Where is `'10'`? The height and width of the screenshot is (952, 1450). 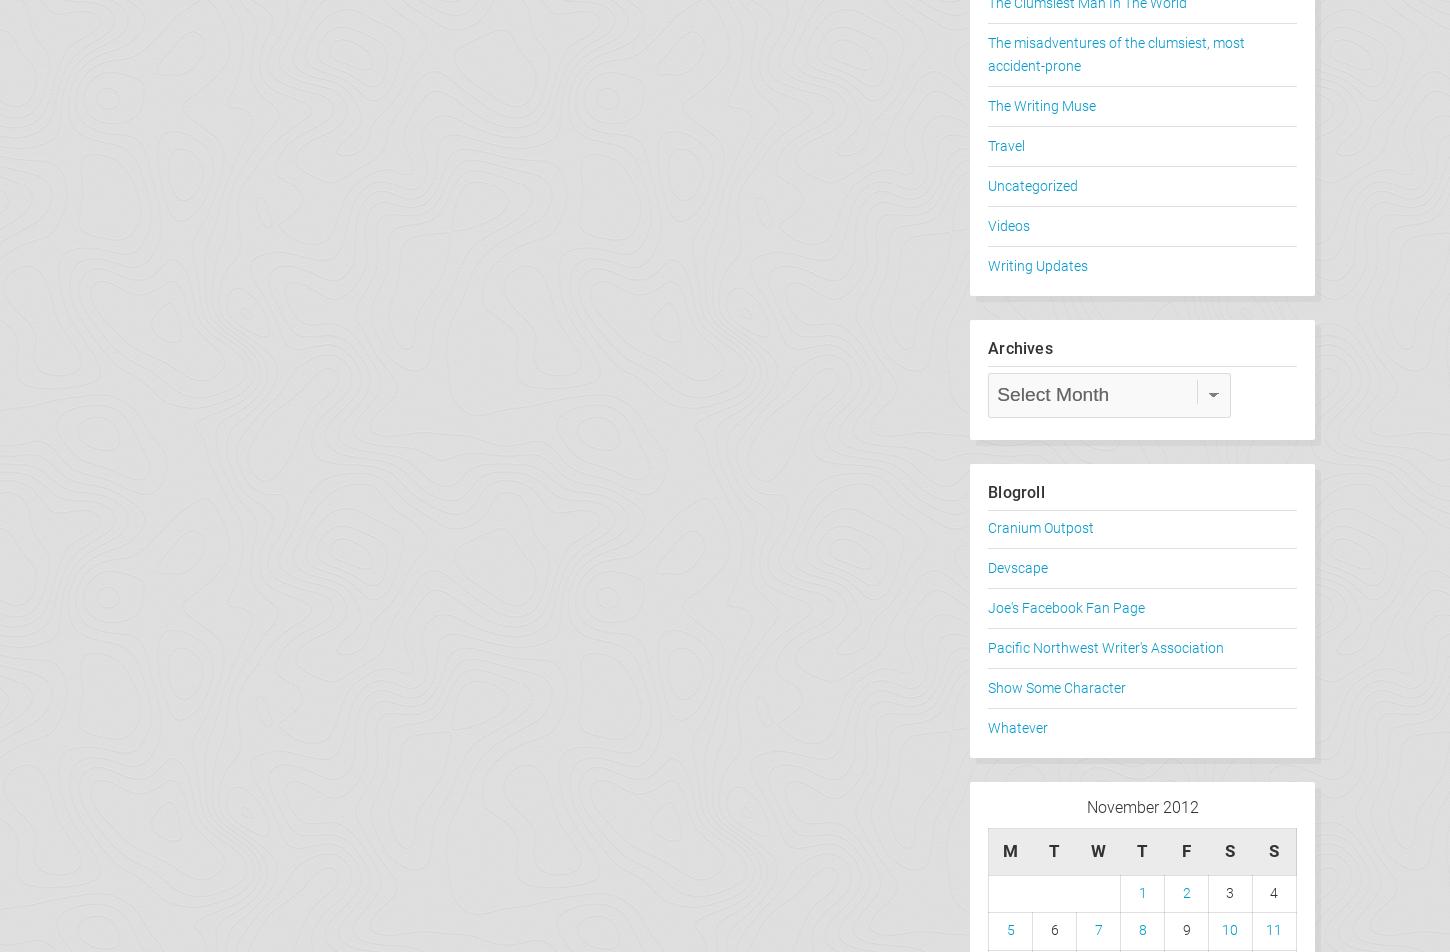 '10' is located at coordinates (1230, 930).